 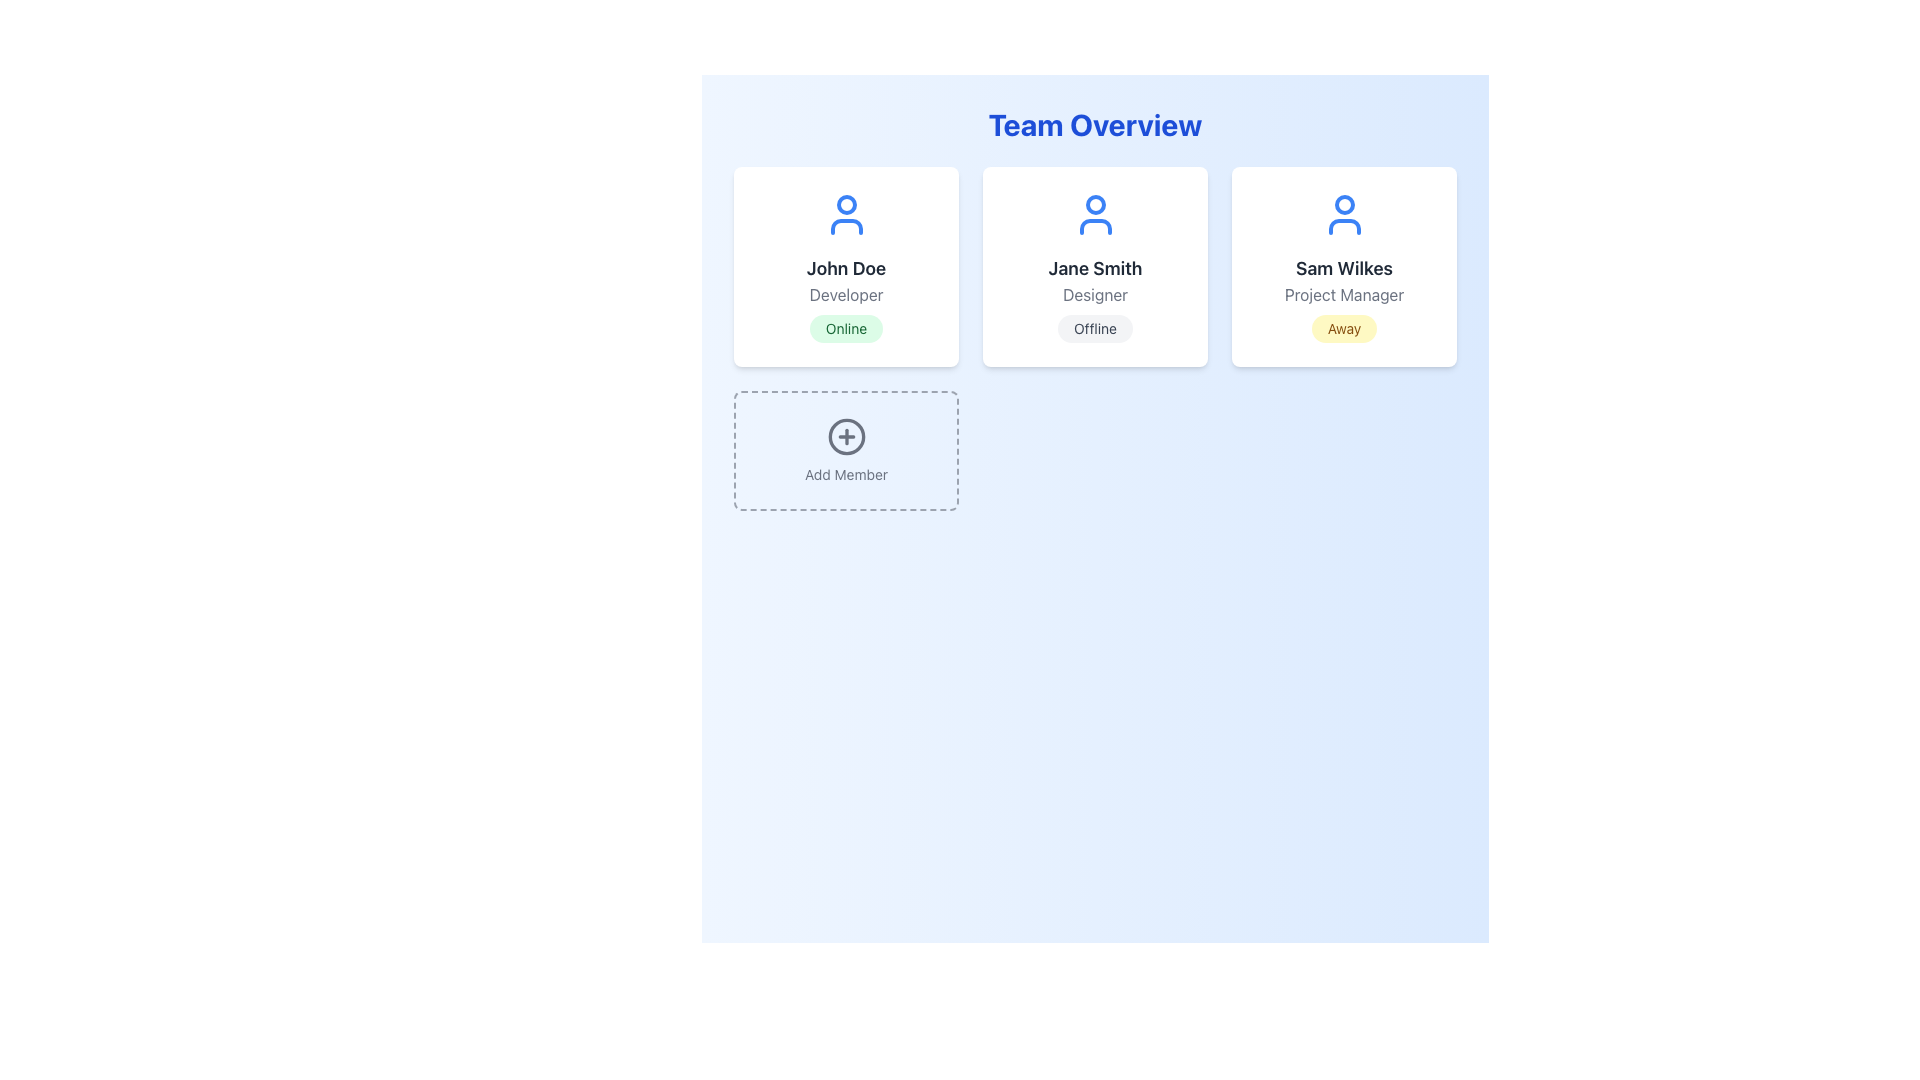 I want to click on the graphical component representing the user's profile avatar, located in the second user profile card labeled 'Jane Smith - Designer' with 'Offline' status, so click(x=1094, y=226).